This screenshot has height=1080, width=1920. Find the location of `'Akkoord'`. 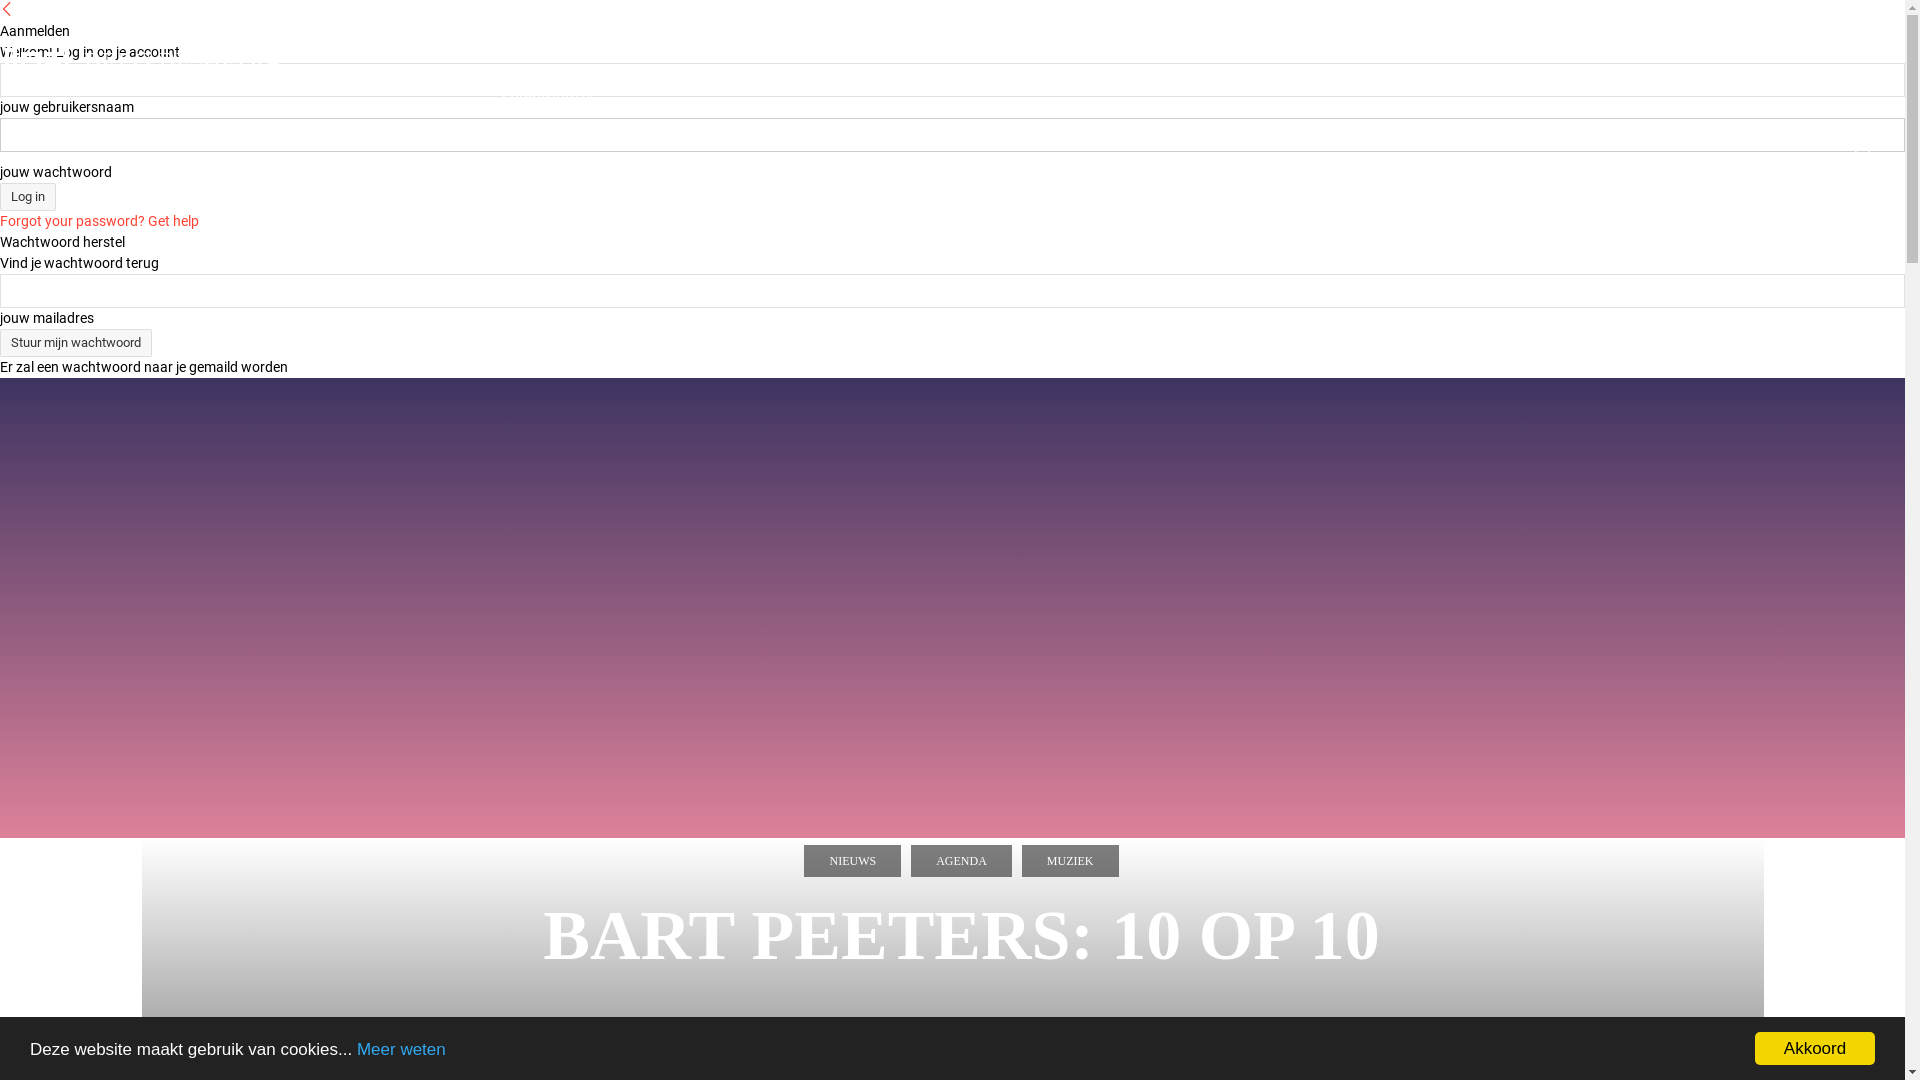

'Akkoord' is located at coordinates (1754, 1047).